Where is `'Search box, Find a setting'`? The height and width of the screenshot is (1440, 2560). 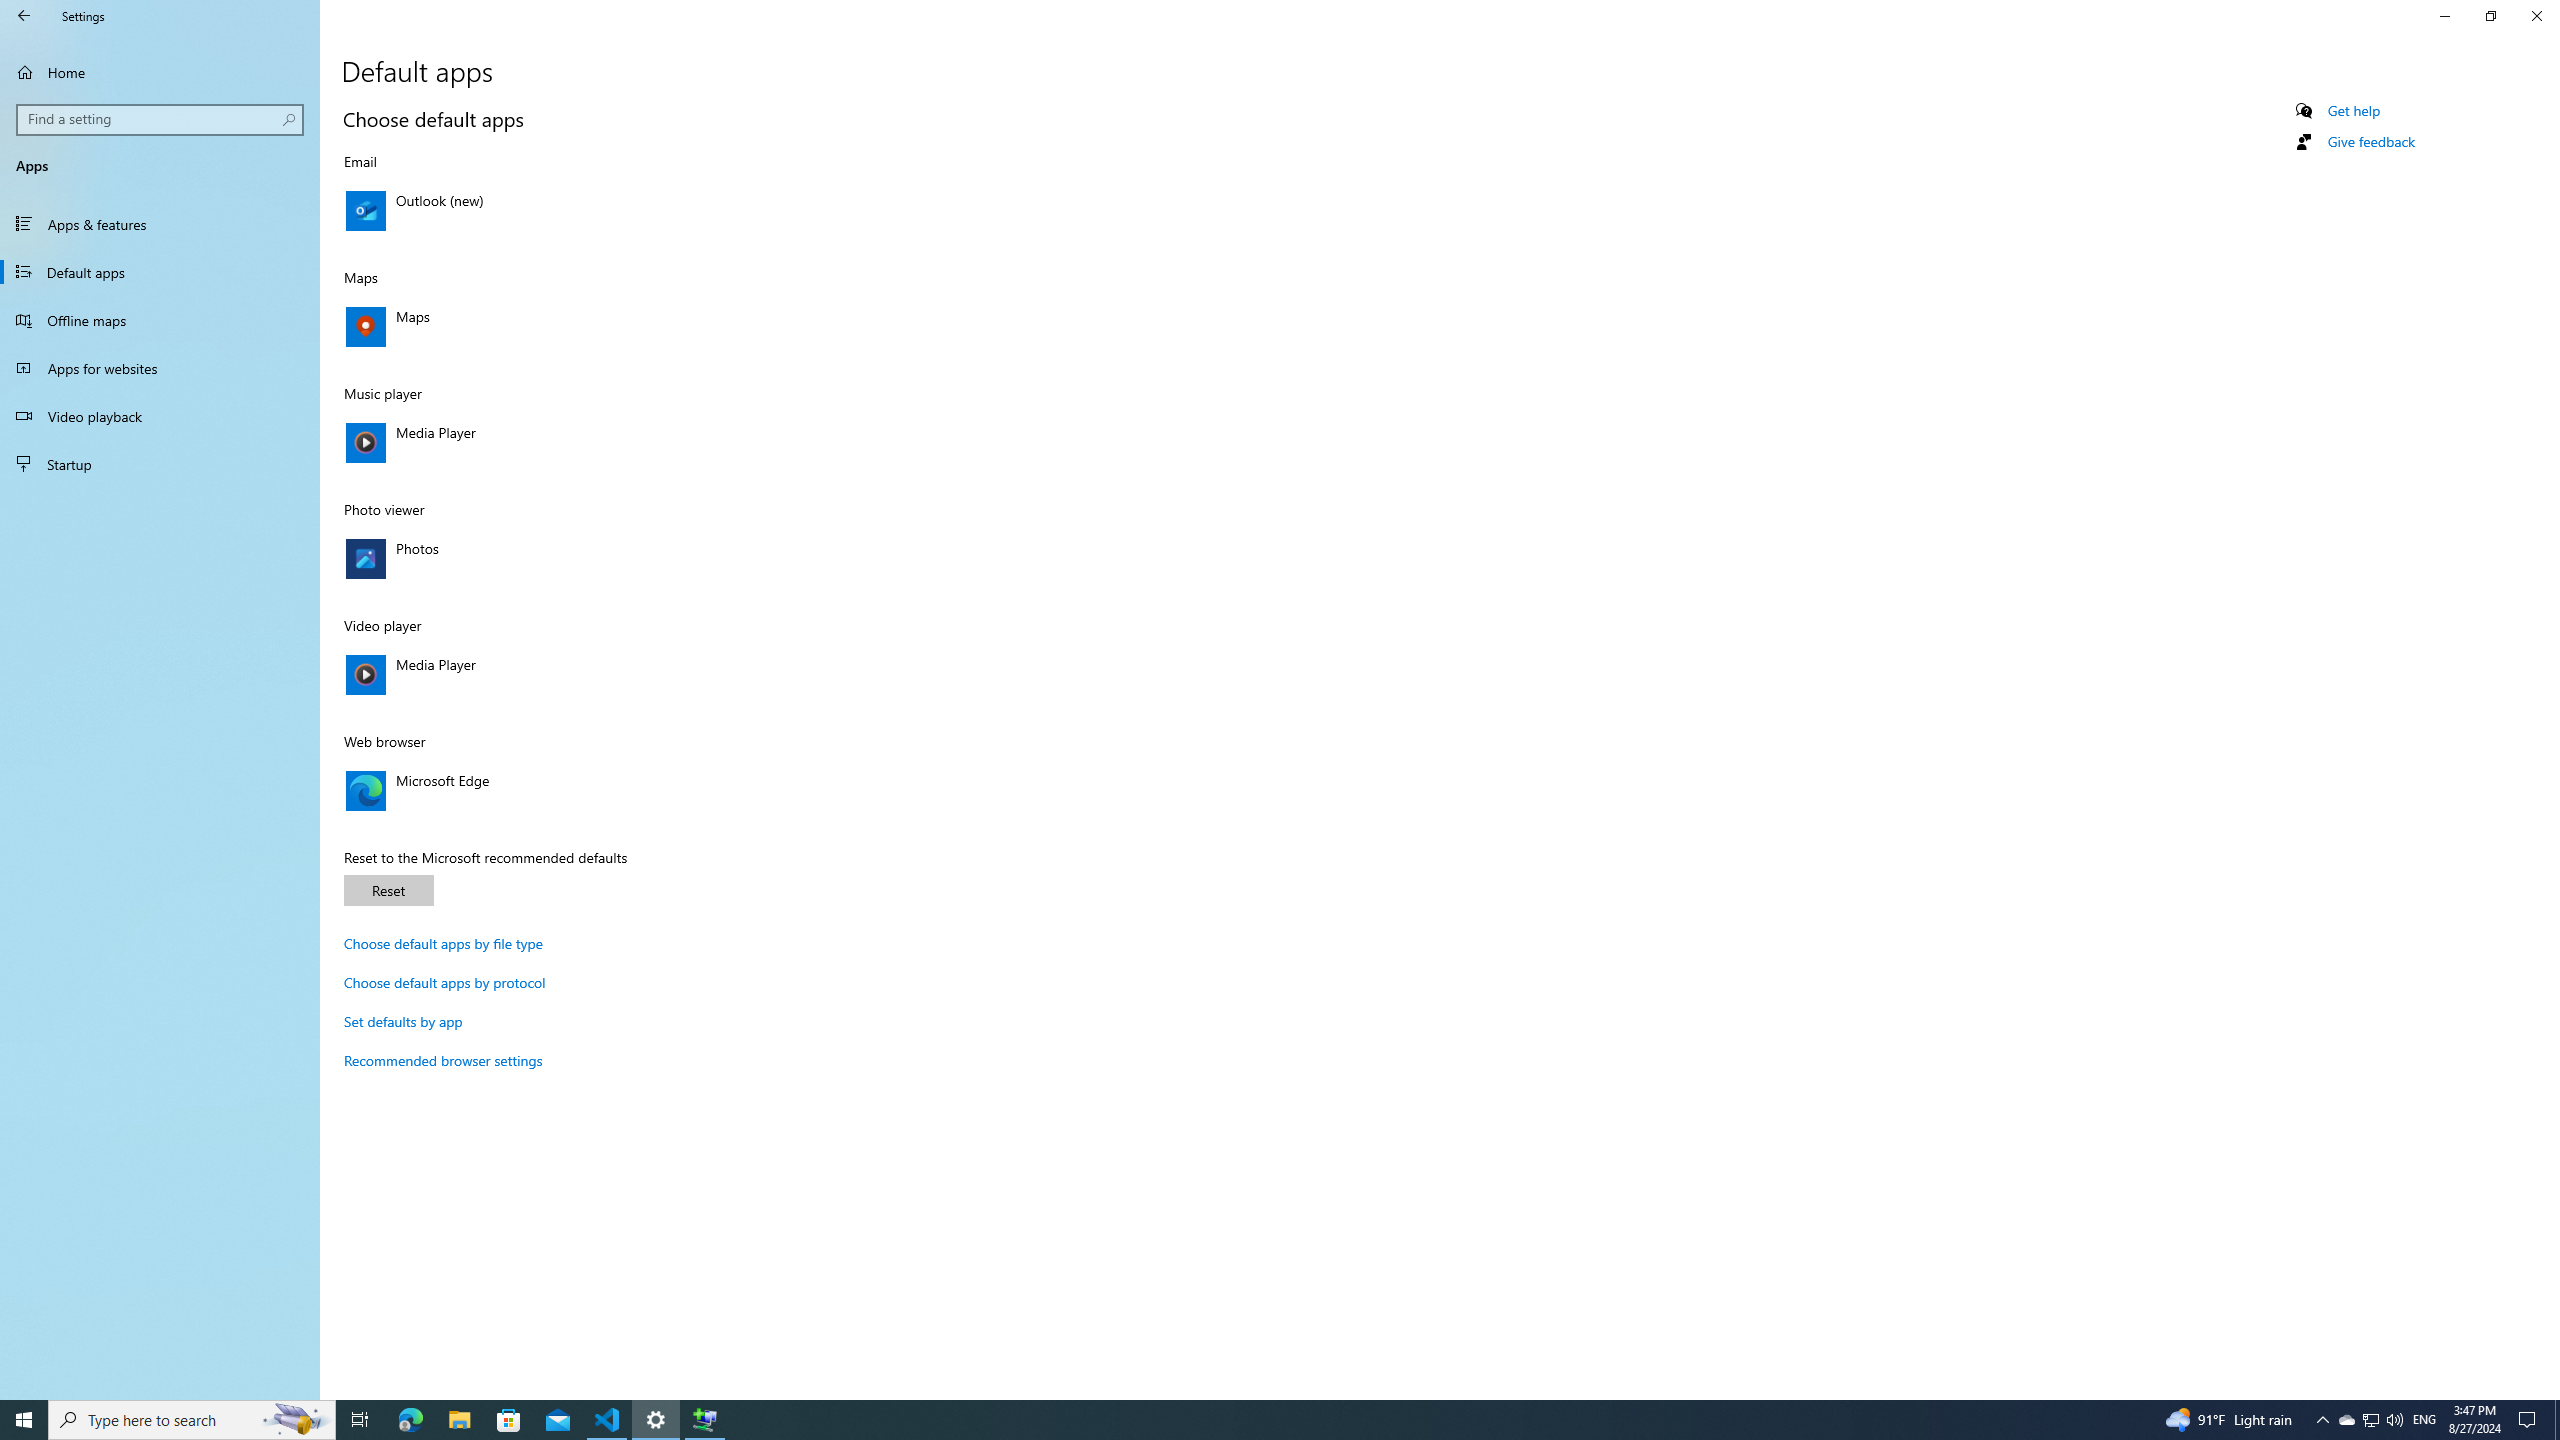
'Search box, Find a setting' is located at coordinates (160, 118).